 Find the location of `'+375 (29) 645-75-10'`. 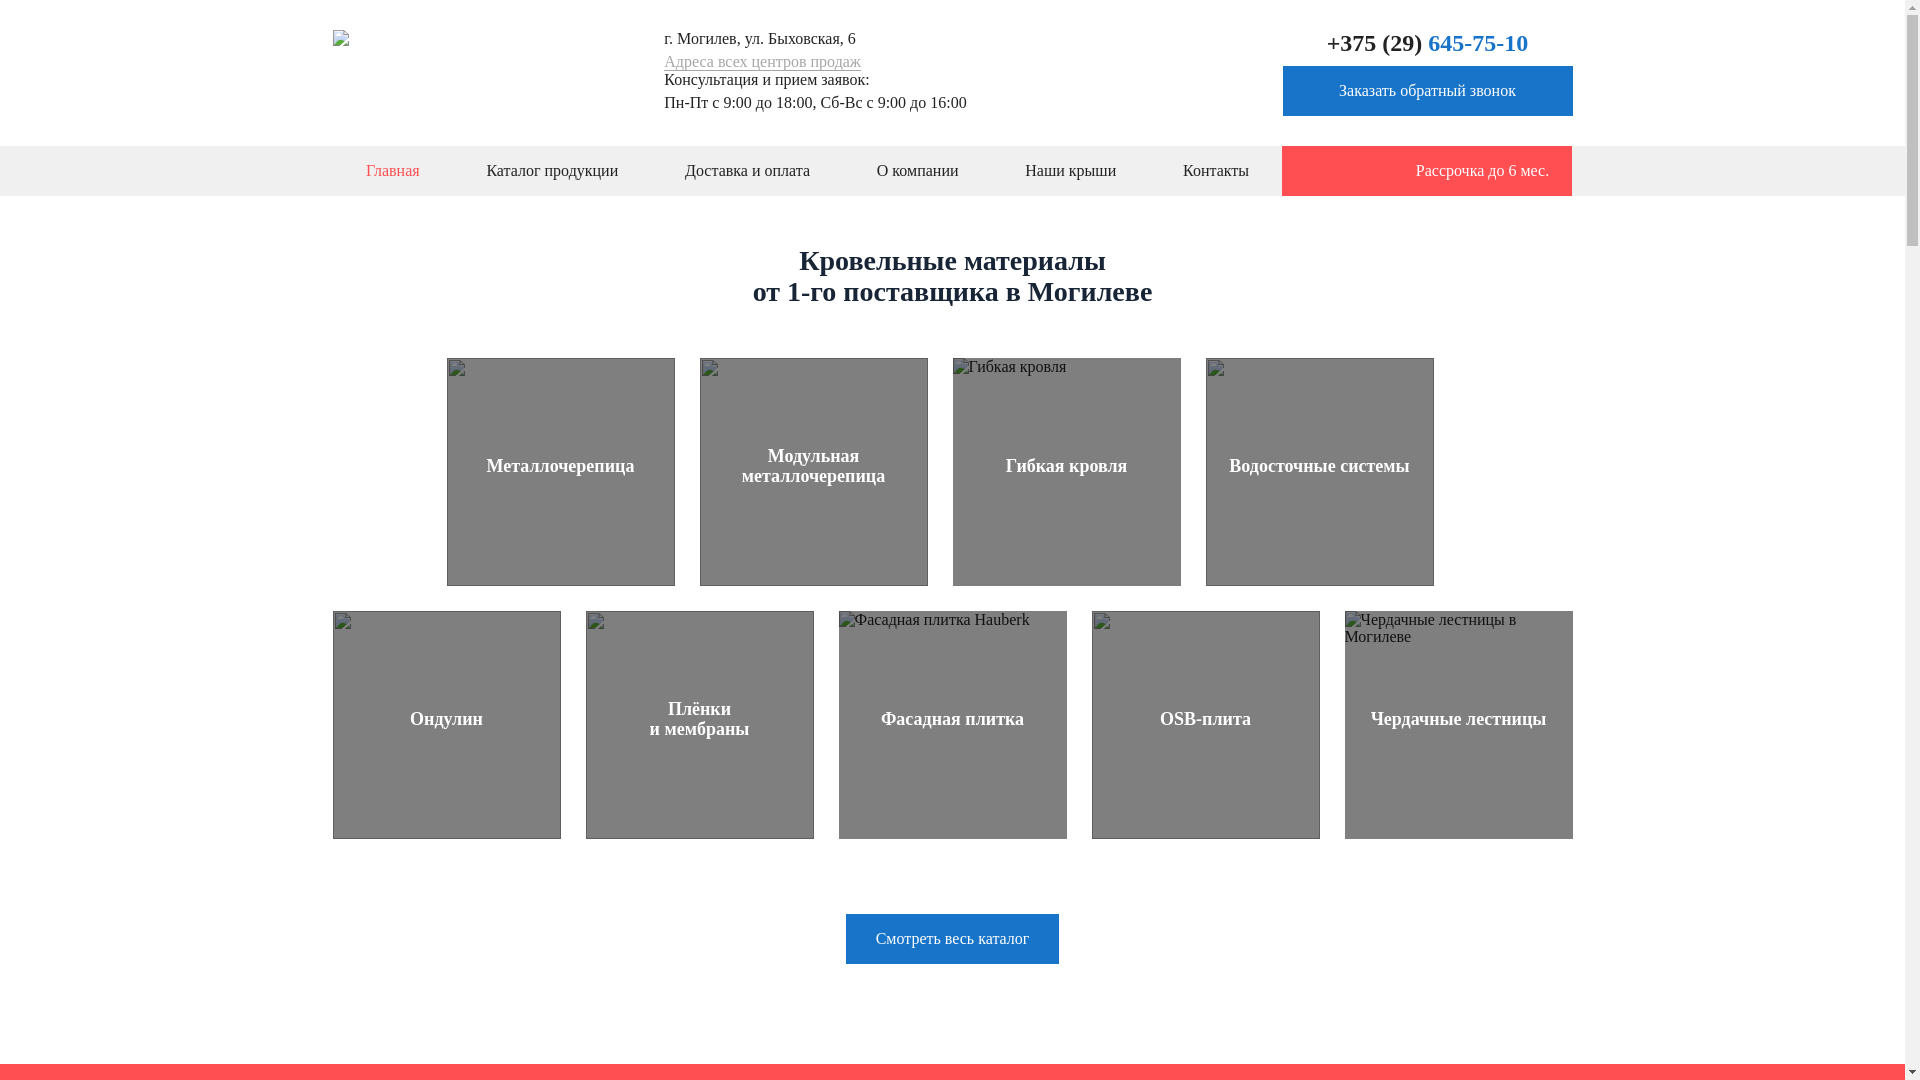

'+375 (29) 645-75-10' is located at coordinates (1427, 42).